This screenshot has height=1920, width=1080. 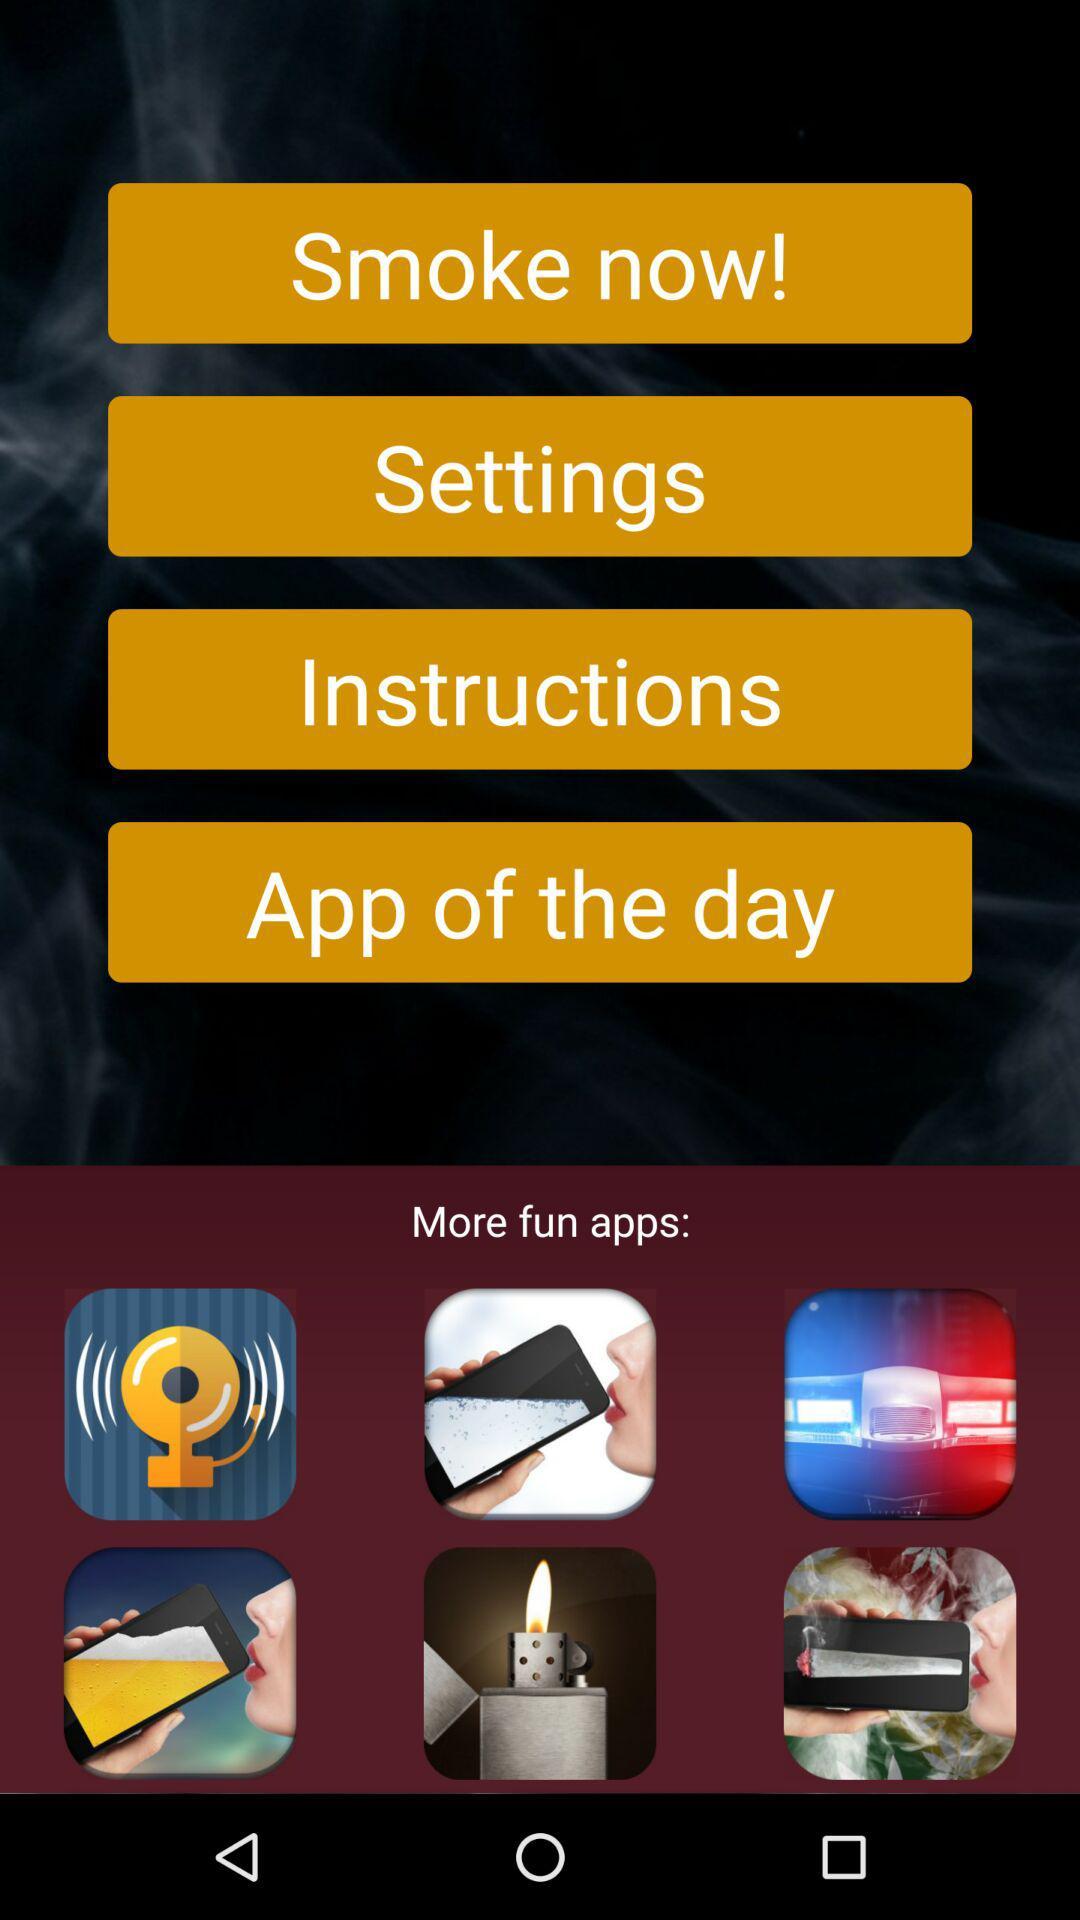 I want to click on other available apps, so click(x=180, y=1403).